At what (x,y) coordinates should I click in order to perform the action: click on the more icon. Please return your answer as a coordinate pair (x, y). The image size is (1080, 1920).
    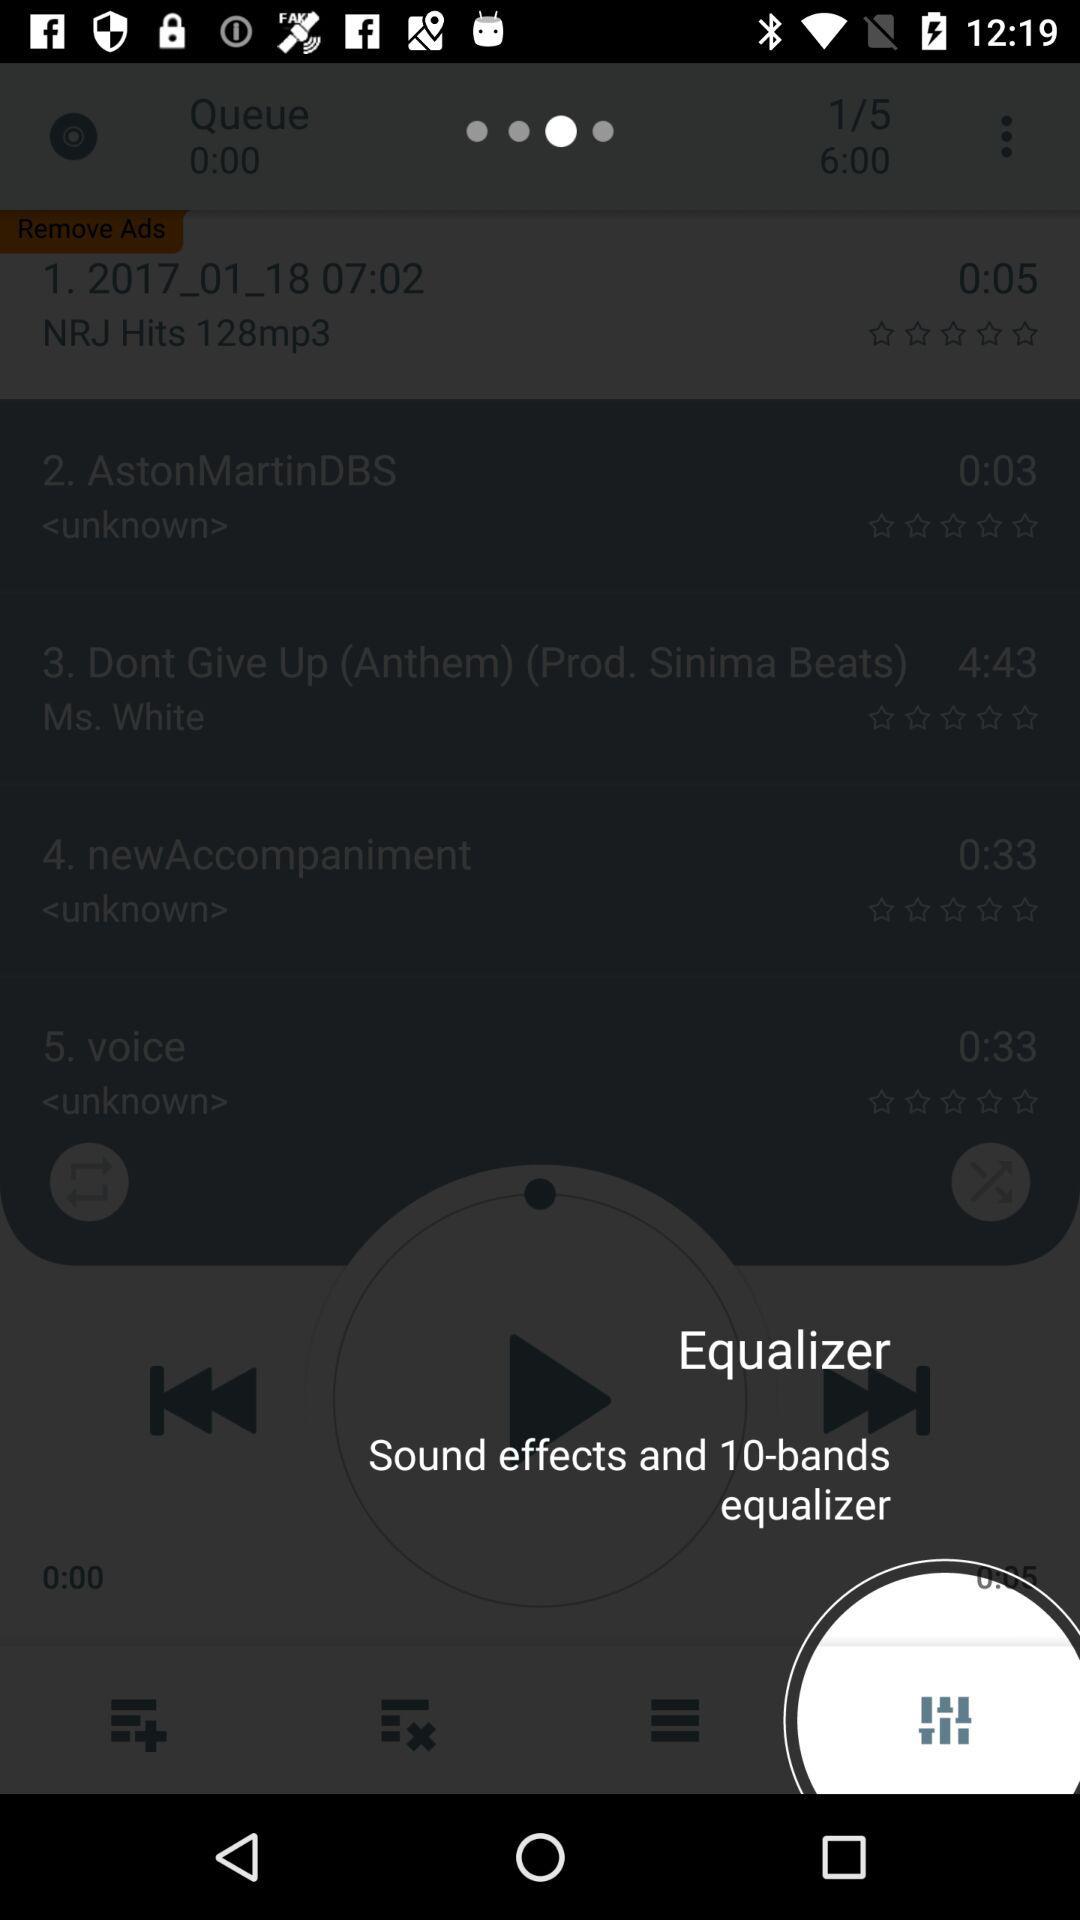
    Looking at the image, I should click on (1006, 135).